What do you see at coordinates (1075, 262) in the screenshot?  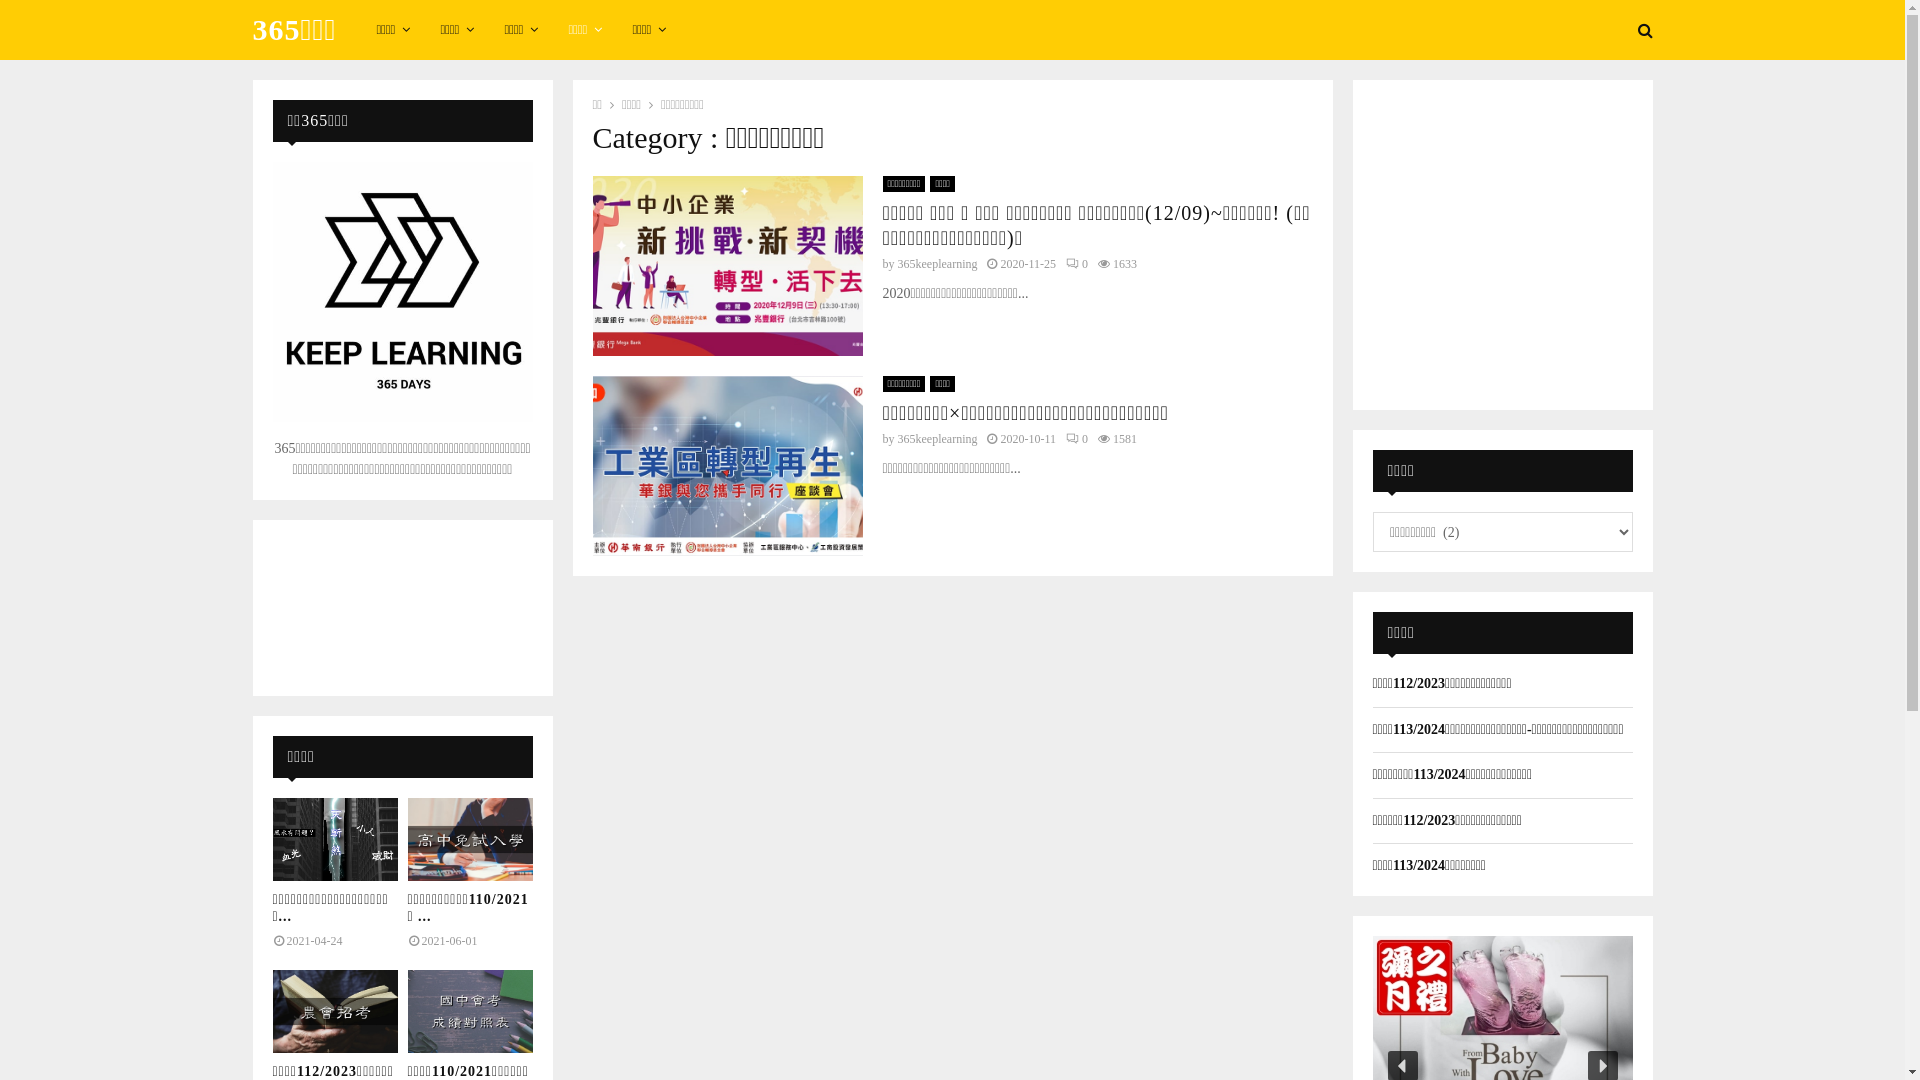 I see `'0'` at bounding box center [1075, 262].